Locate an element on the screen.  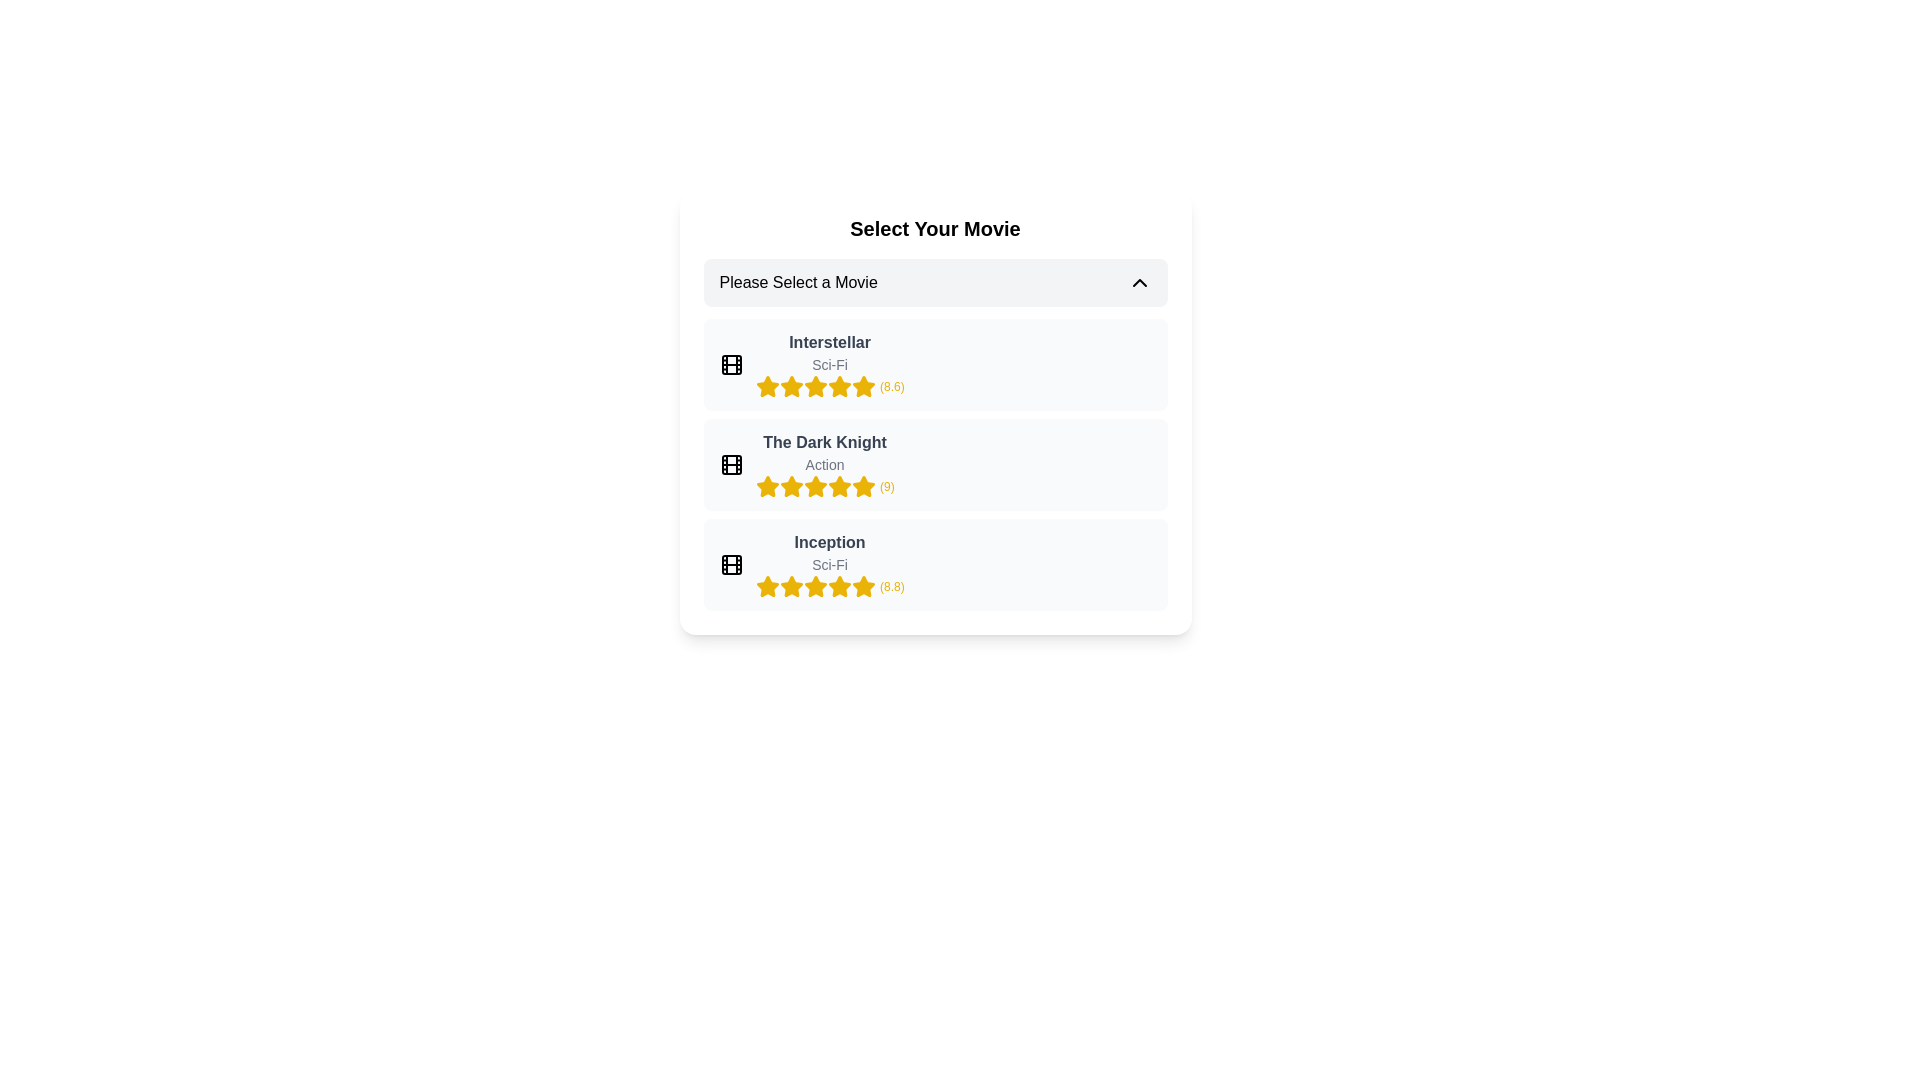
numeric rating value displayed next to the fifth star icon for the movie 'Interstellar' is located at coordinates (891, 386).